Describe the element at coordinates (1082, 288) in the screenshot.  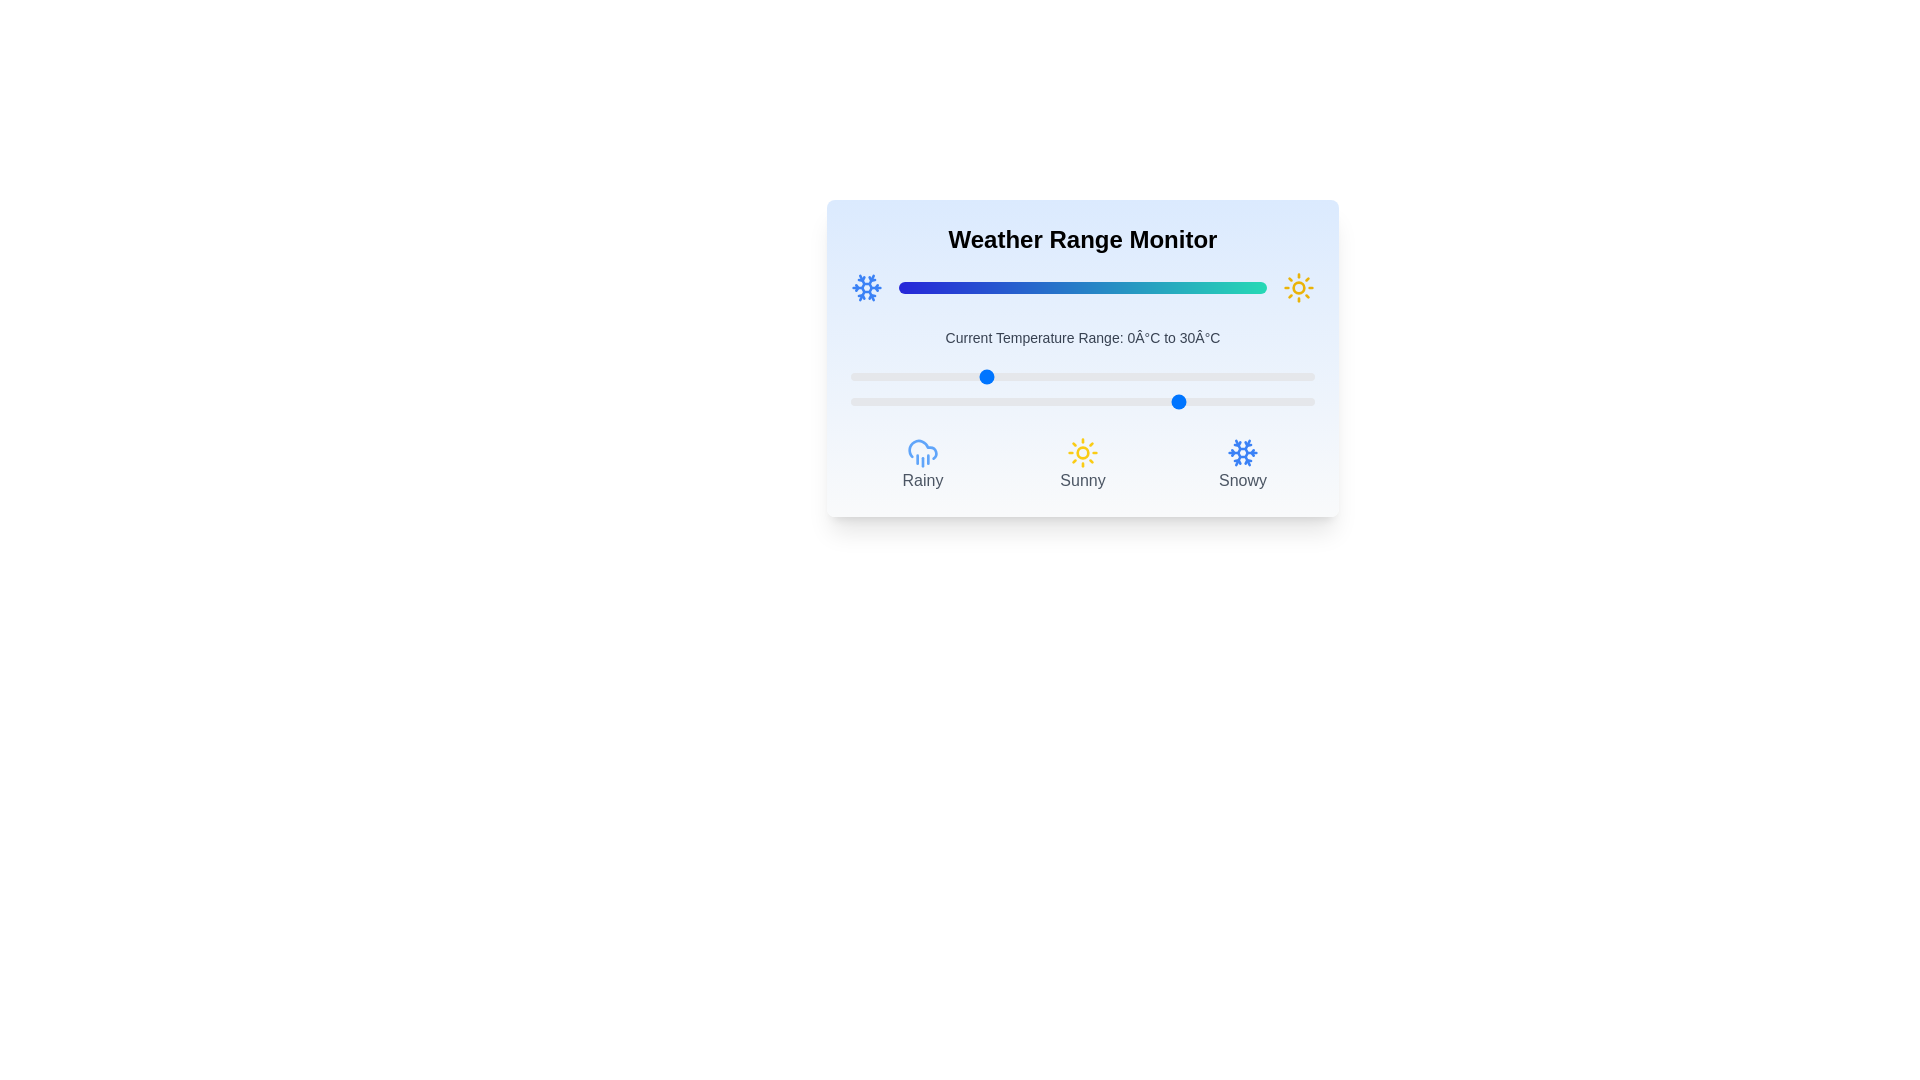
I see `the progress bar located between the blue snowflake icon and the yellow sun icon, which visually represents temperature levels using a gradient color scheme` at that location.